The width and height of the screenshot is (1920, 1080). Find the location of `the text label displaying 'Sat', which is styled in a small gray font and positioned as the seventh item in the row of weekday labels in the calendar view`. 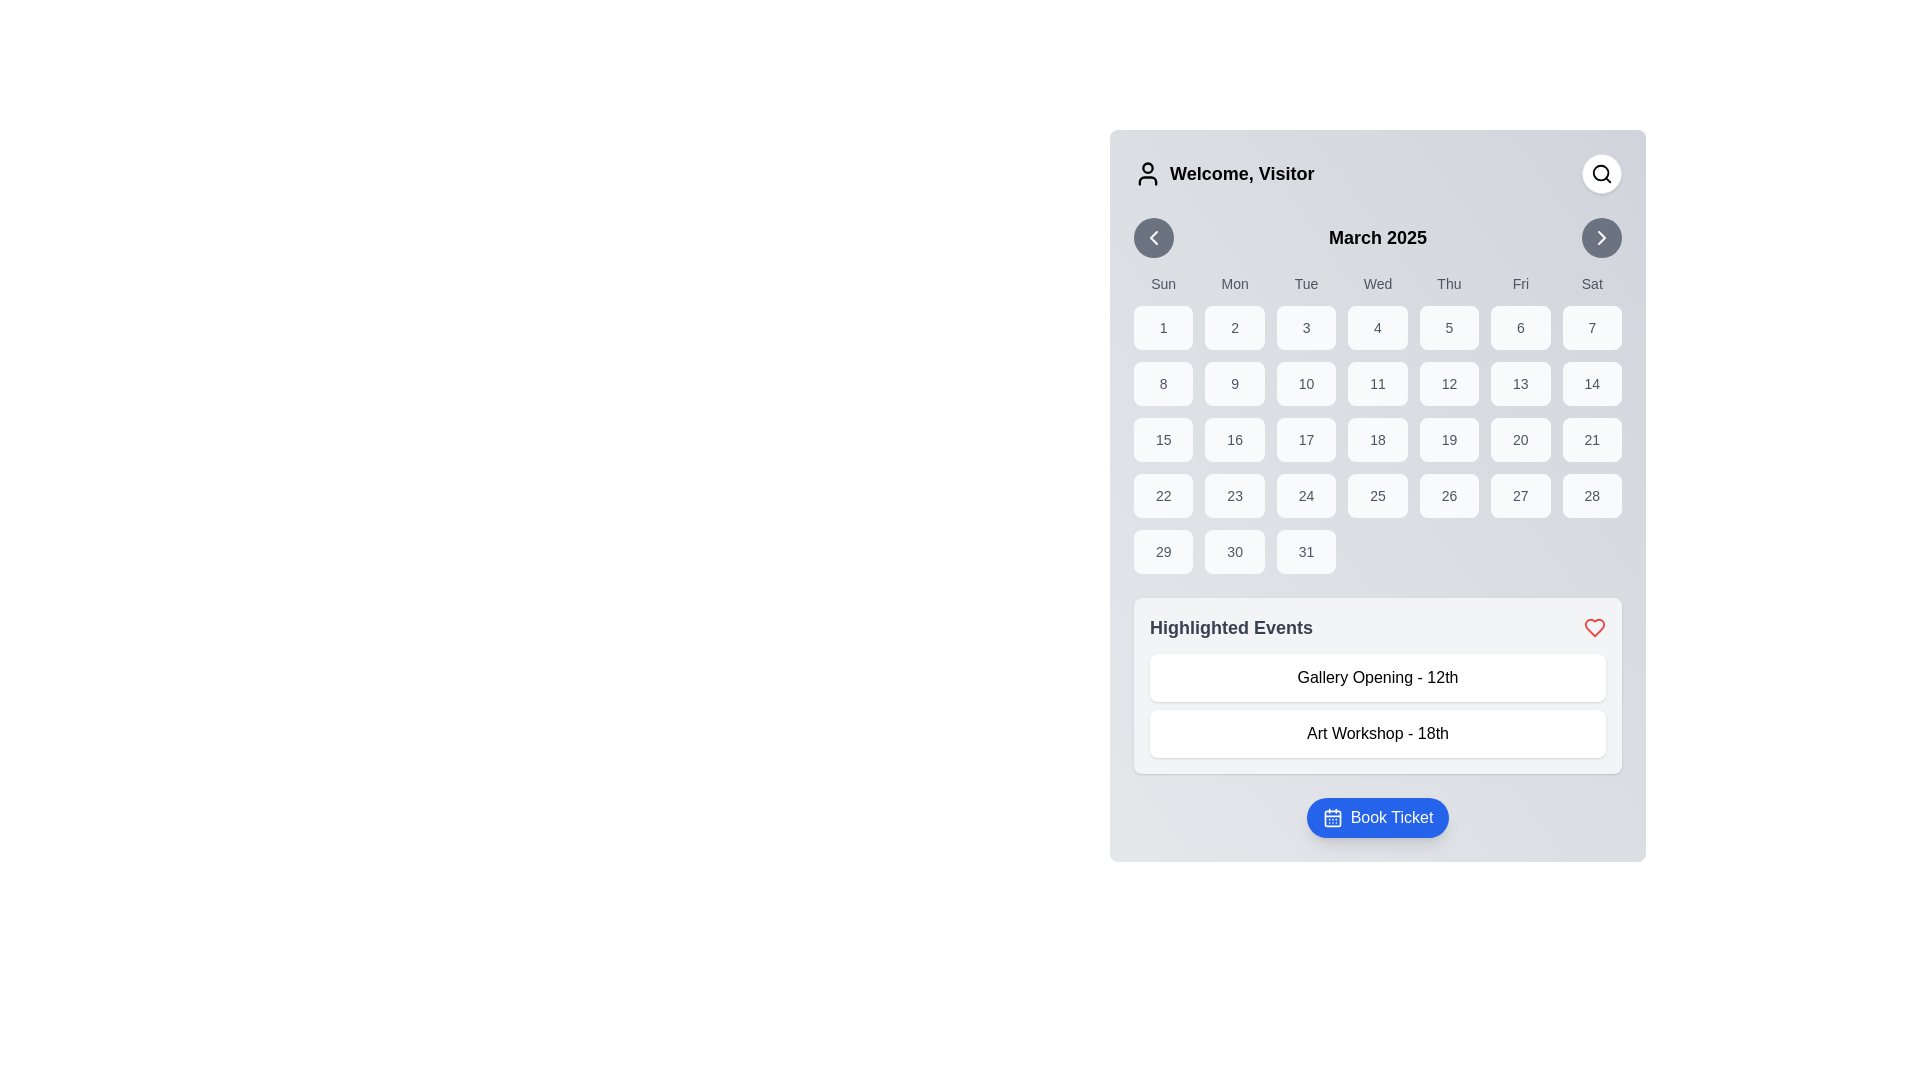

the text label displaying 'Sat', which is styled in a small gray font and positioned as the seventh item in the row of weekday labels in the calendar view is located at coordinates (1591, 284).